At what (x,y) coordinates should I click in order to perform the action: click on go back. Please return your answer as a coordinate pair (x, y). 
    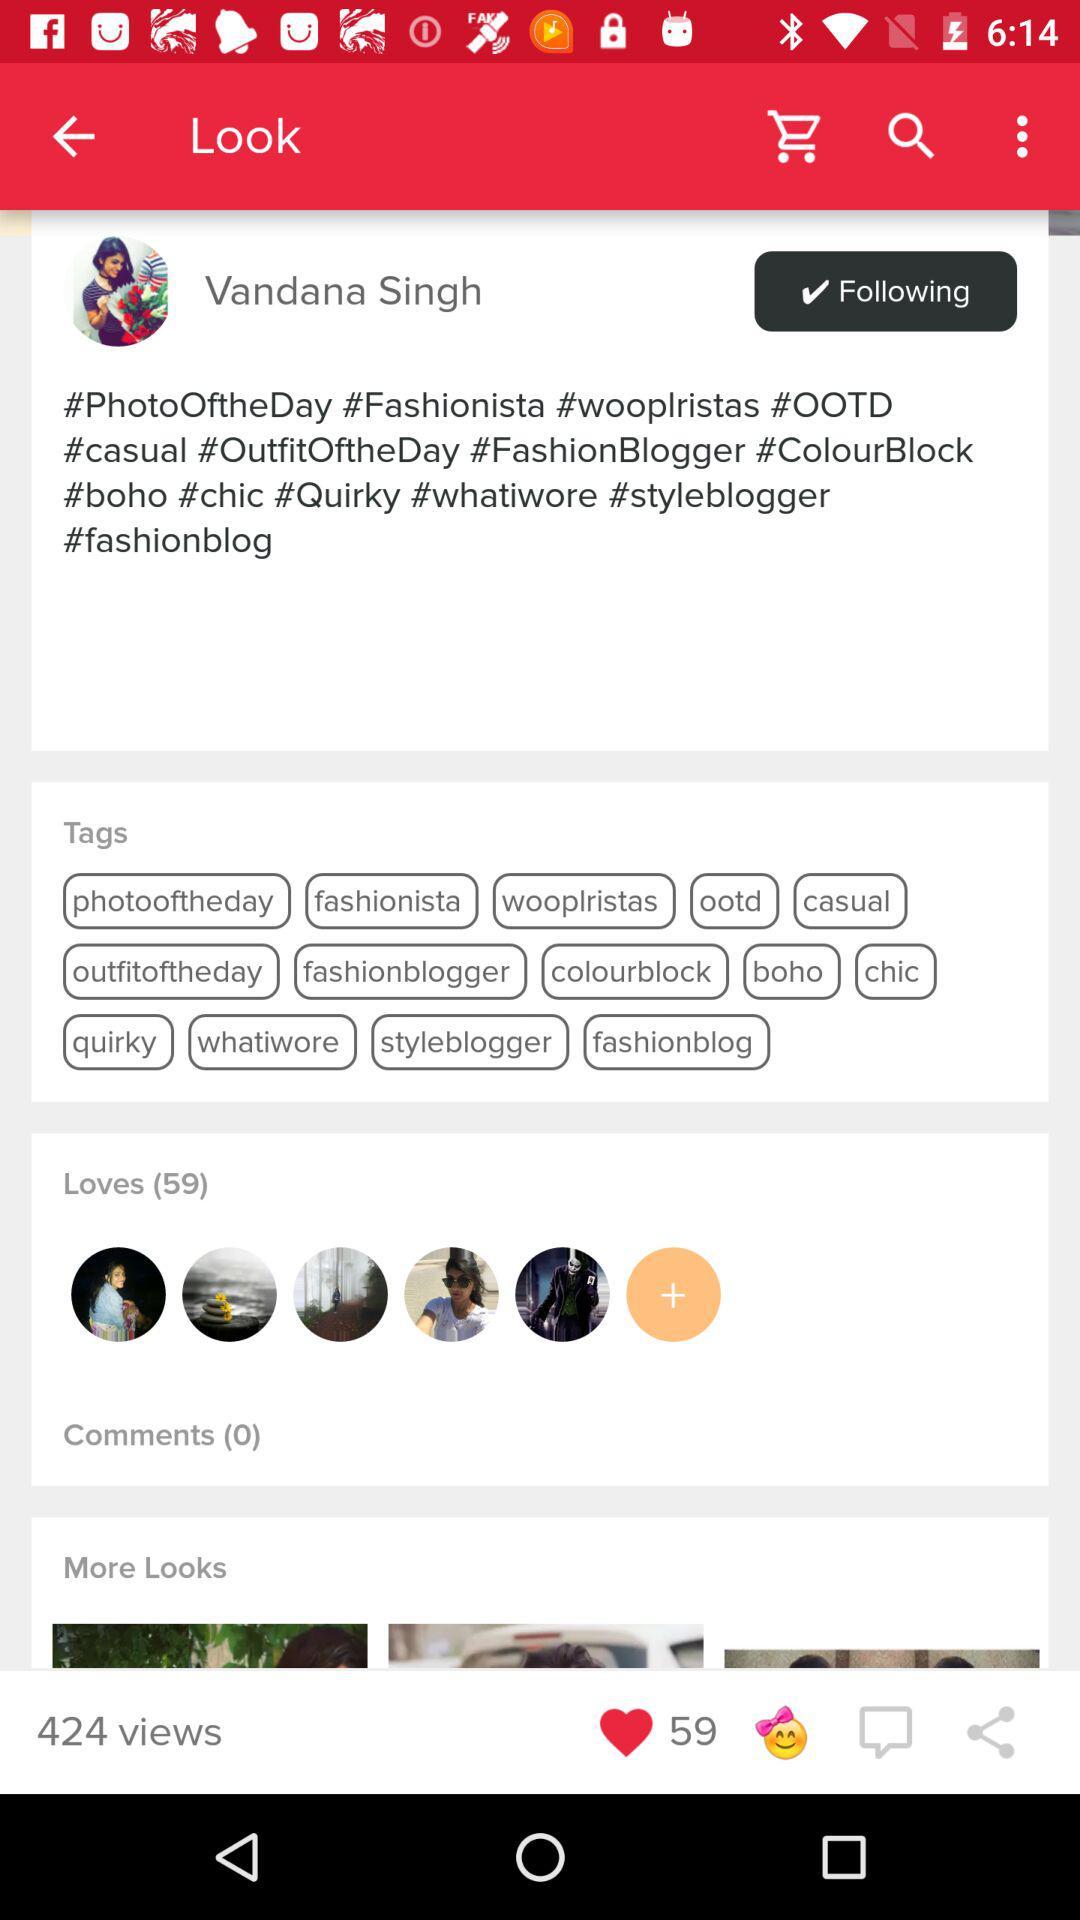
    Looking at the image, I should click on (540, 116).